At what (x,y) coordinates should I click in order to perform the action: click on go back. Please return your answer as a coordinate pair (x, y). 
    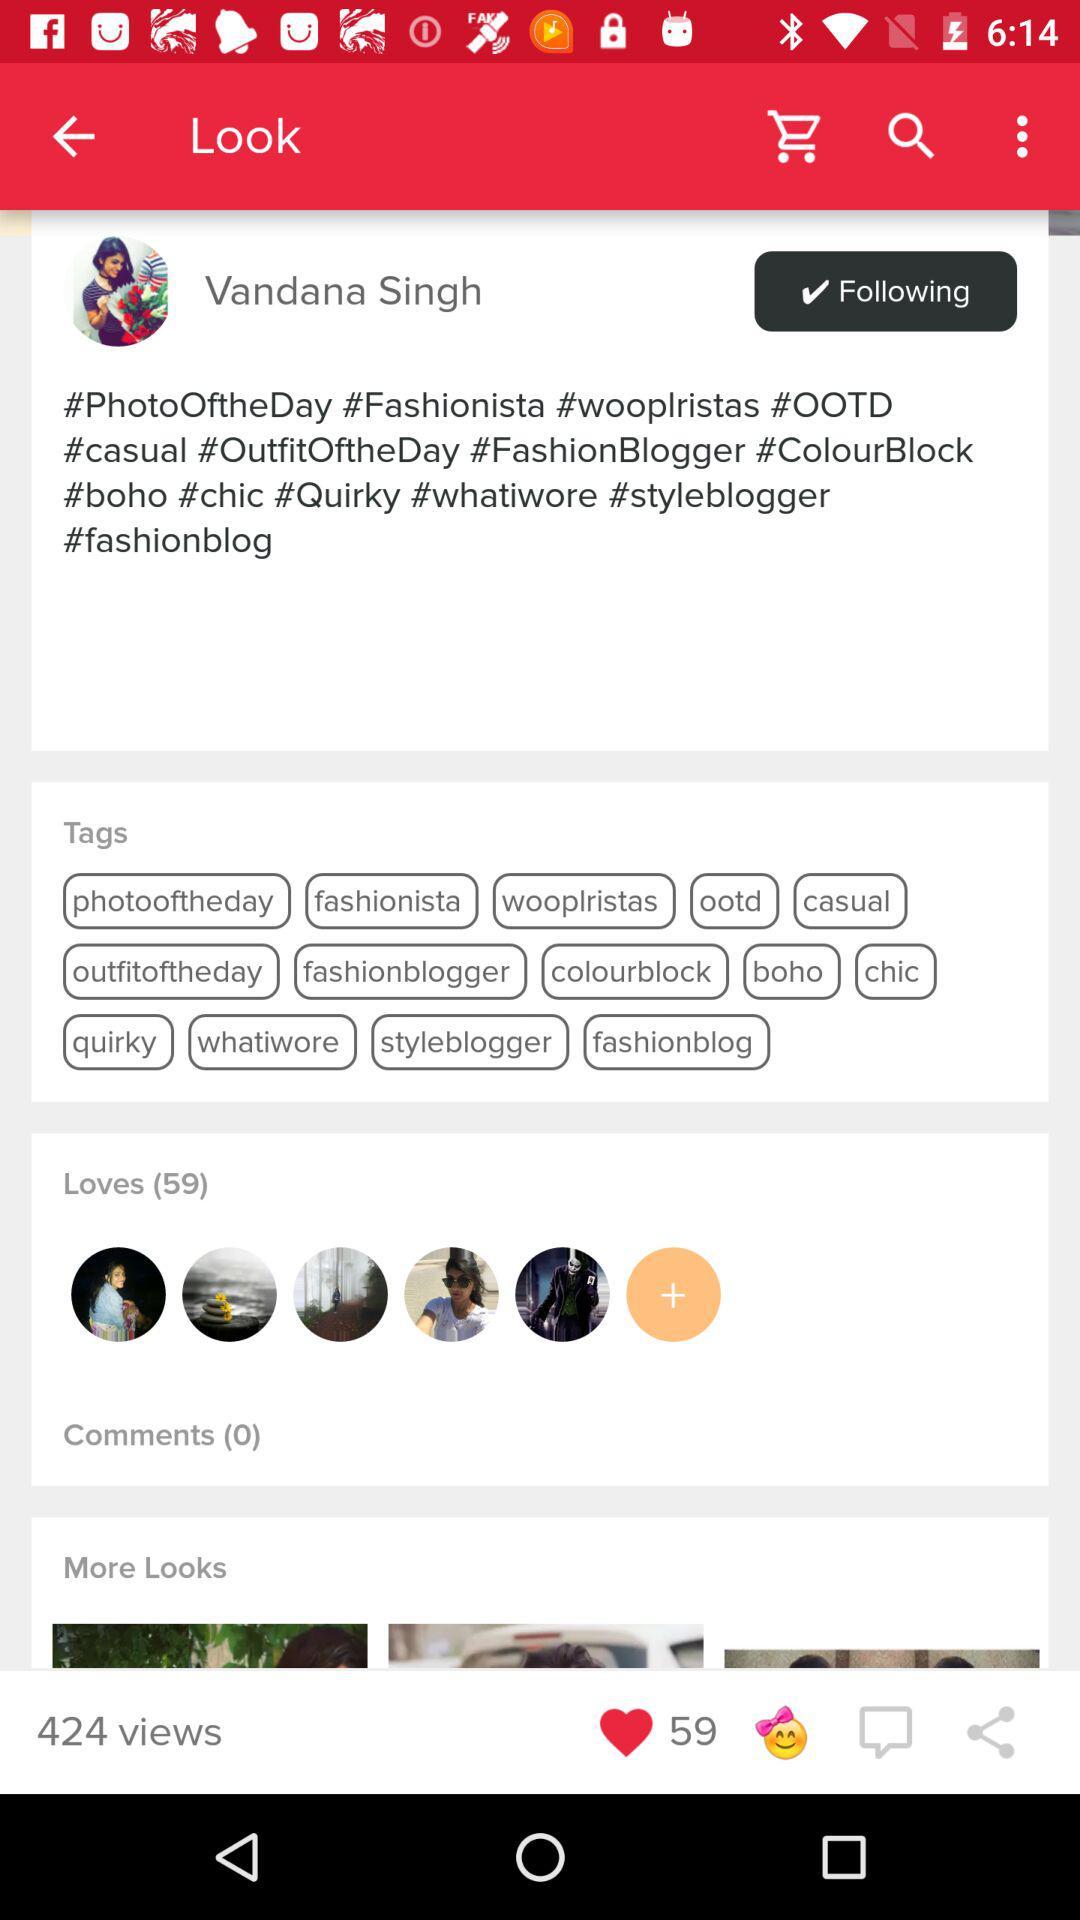
    Looking at the image, I should click on (540, 116).